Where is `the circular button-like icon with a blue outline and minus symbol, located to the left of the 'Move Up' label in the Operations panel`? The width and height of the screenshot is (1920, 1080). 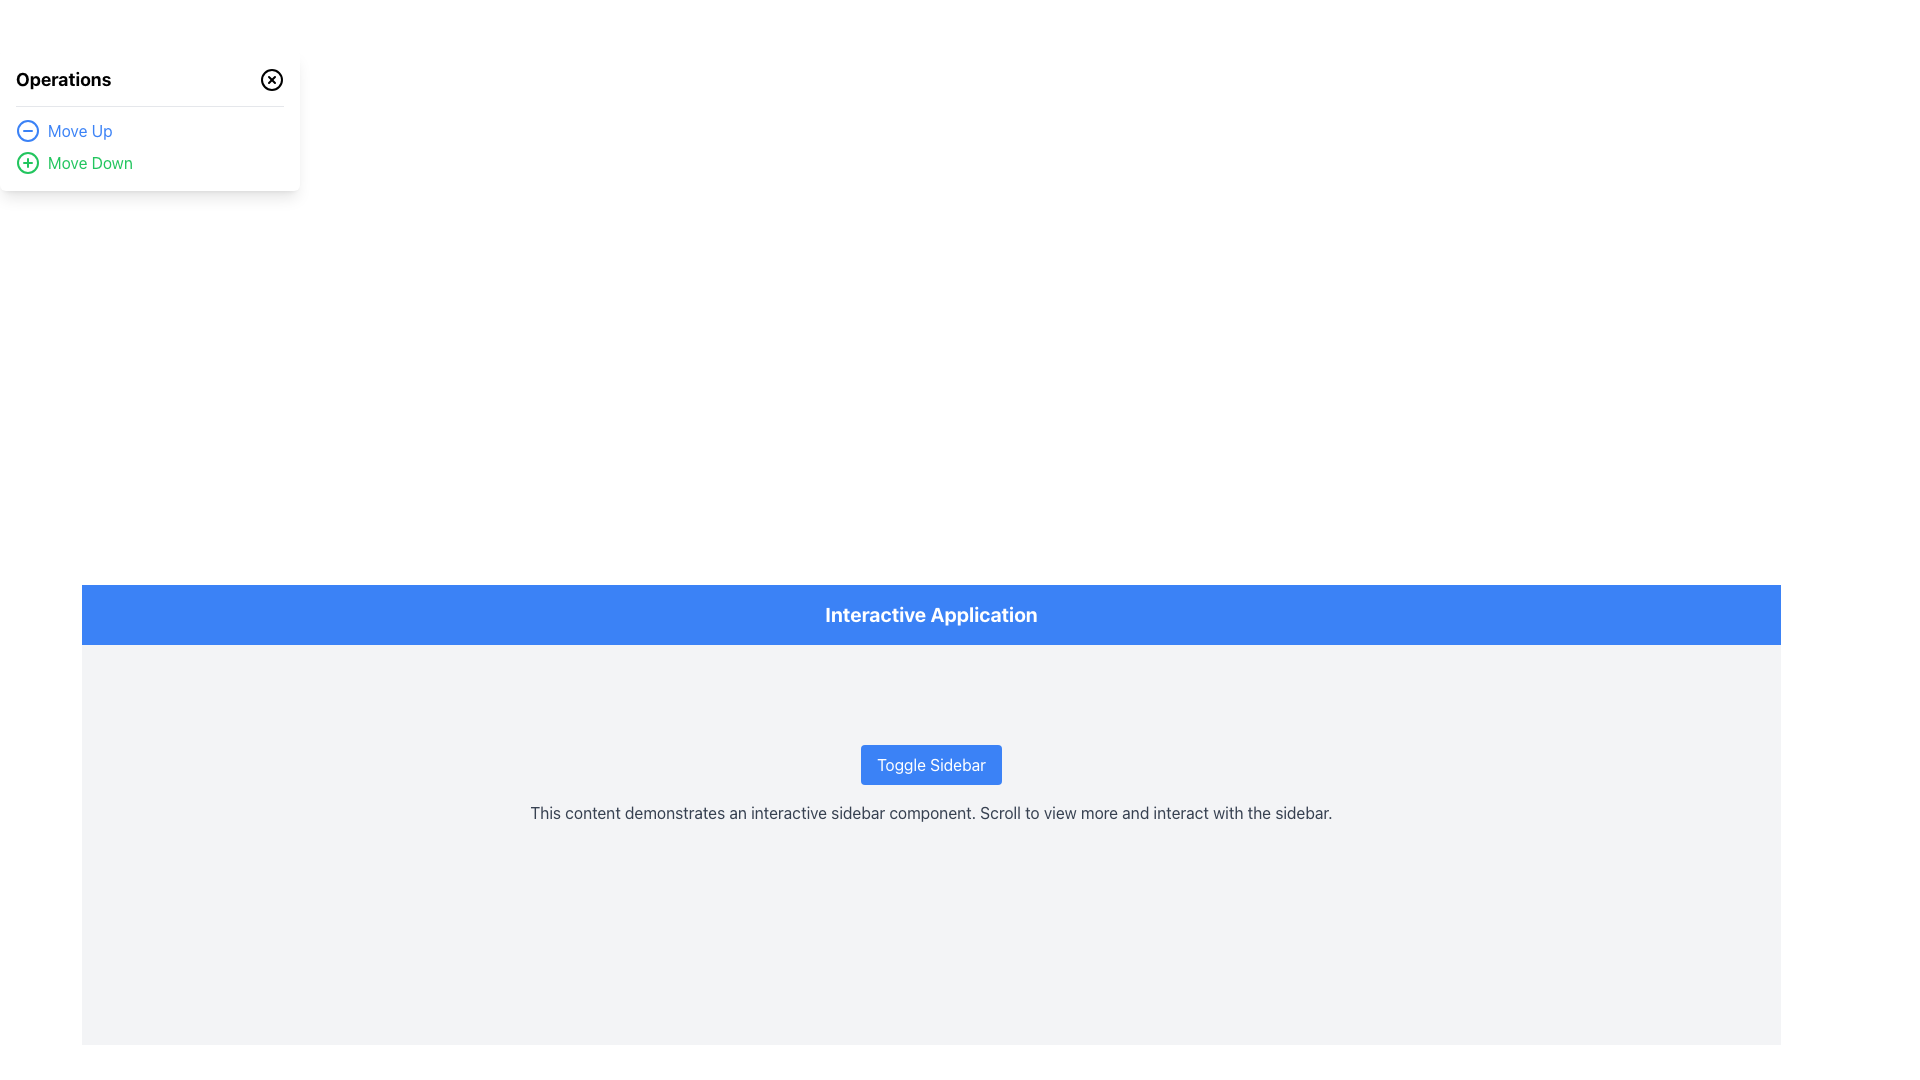 the circular button-like icon with a blue outline and minus symbol, located to the left of the 'Move Up' label in the Operations panel is located at coordinates (28, 131).